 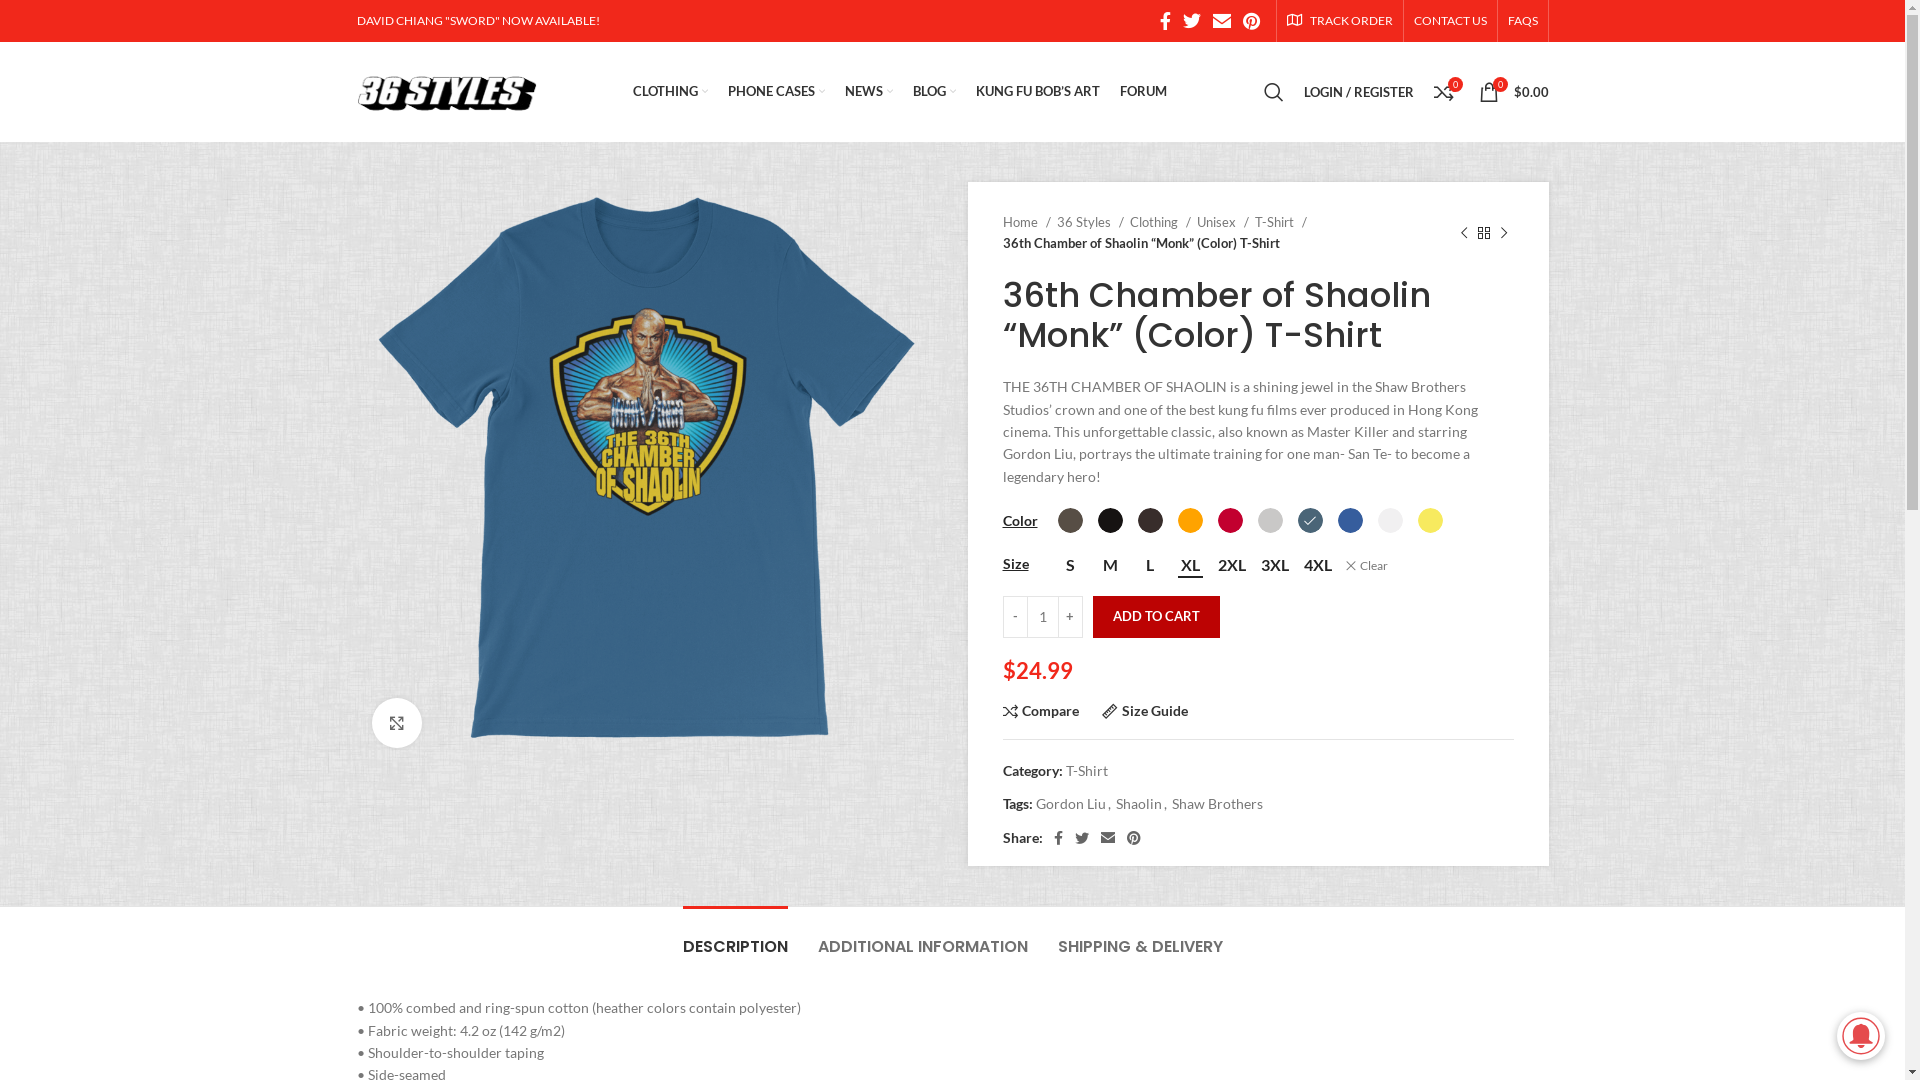 I want to click on 'Clothing', so click(x=1160, y=222).